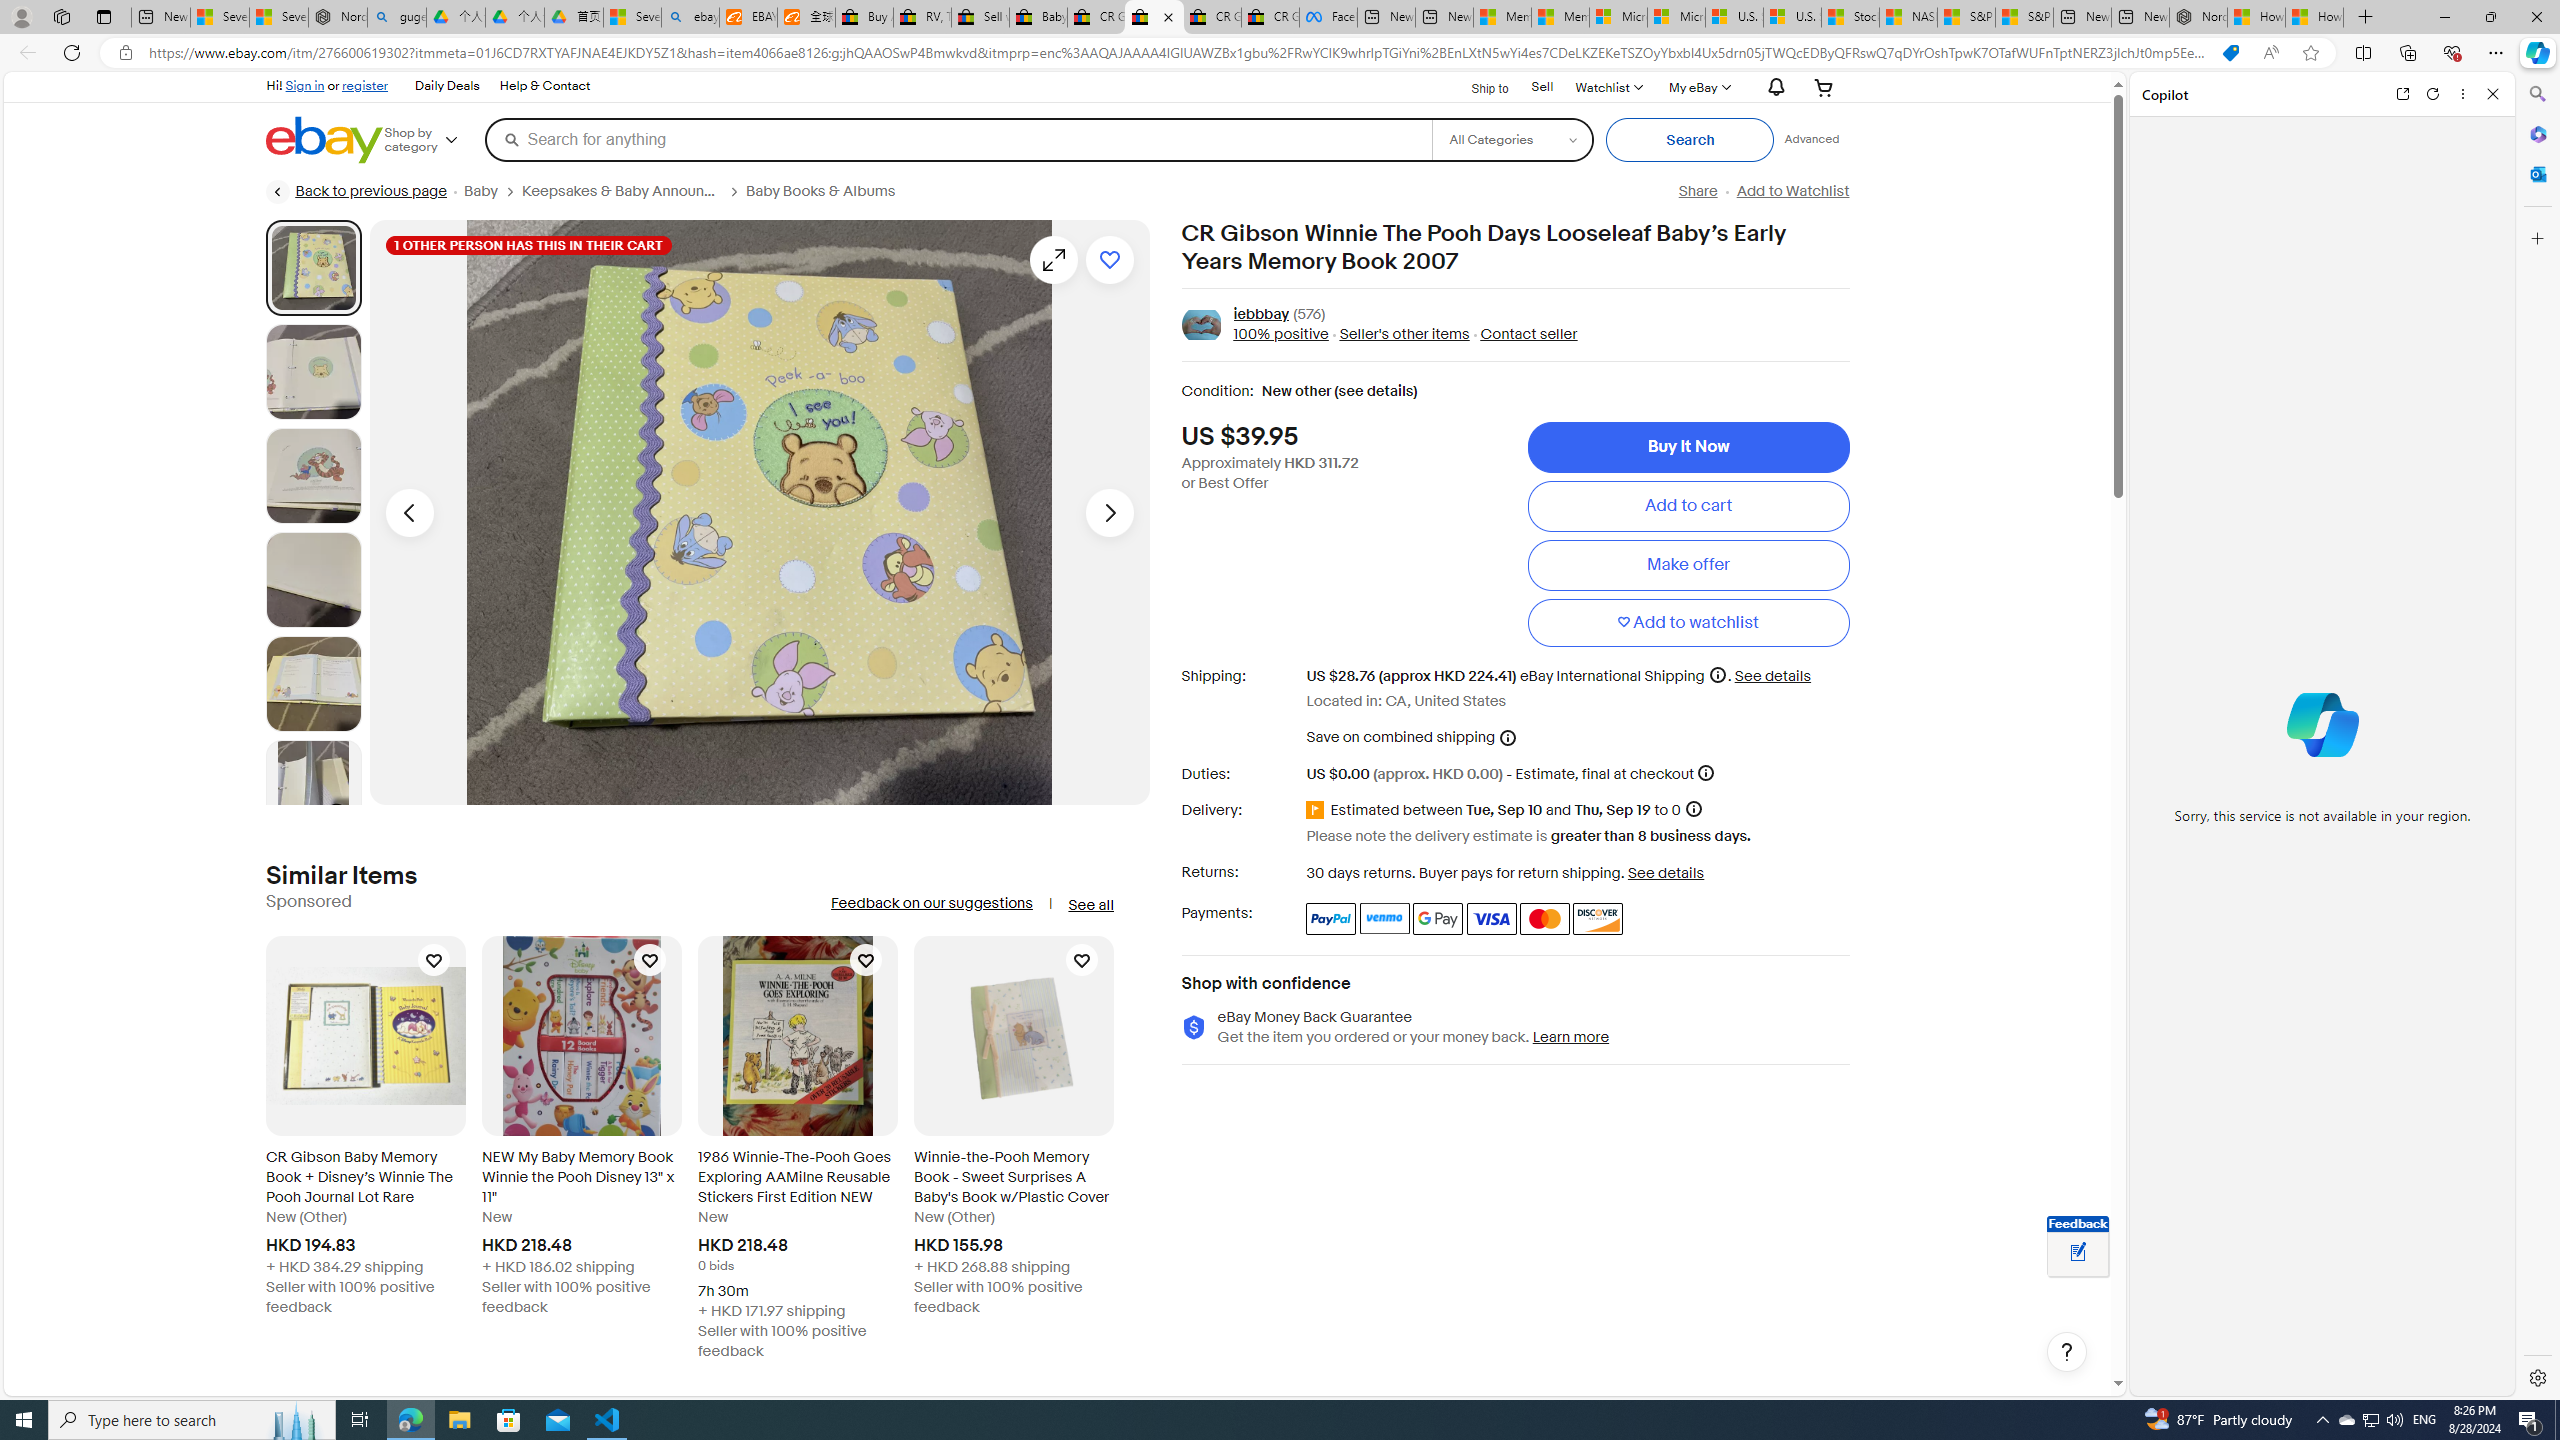 The image size is (2560, 1440). What do you see at coordinates (545, 87) in the screenshot?
I see `'Help & Contact'` at bounding box center [545, 87].